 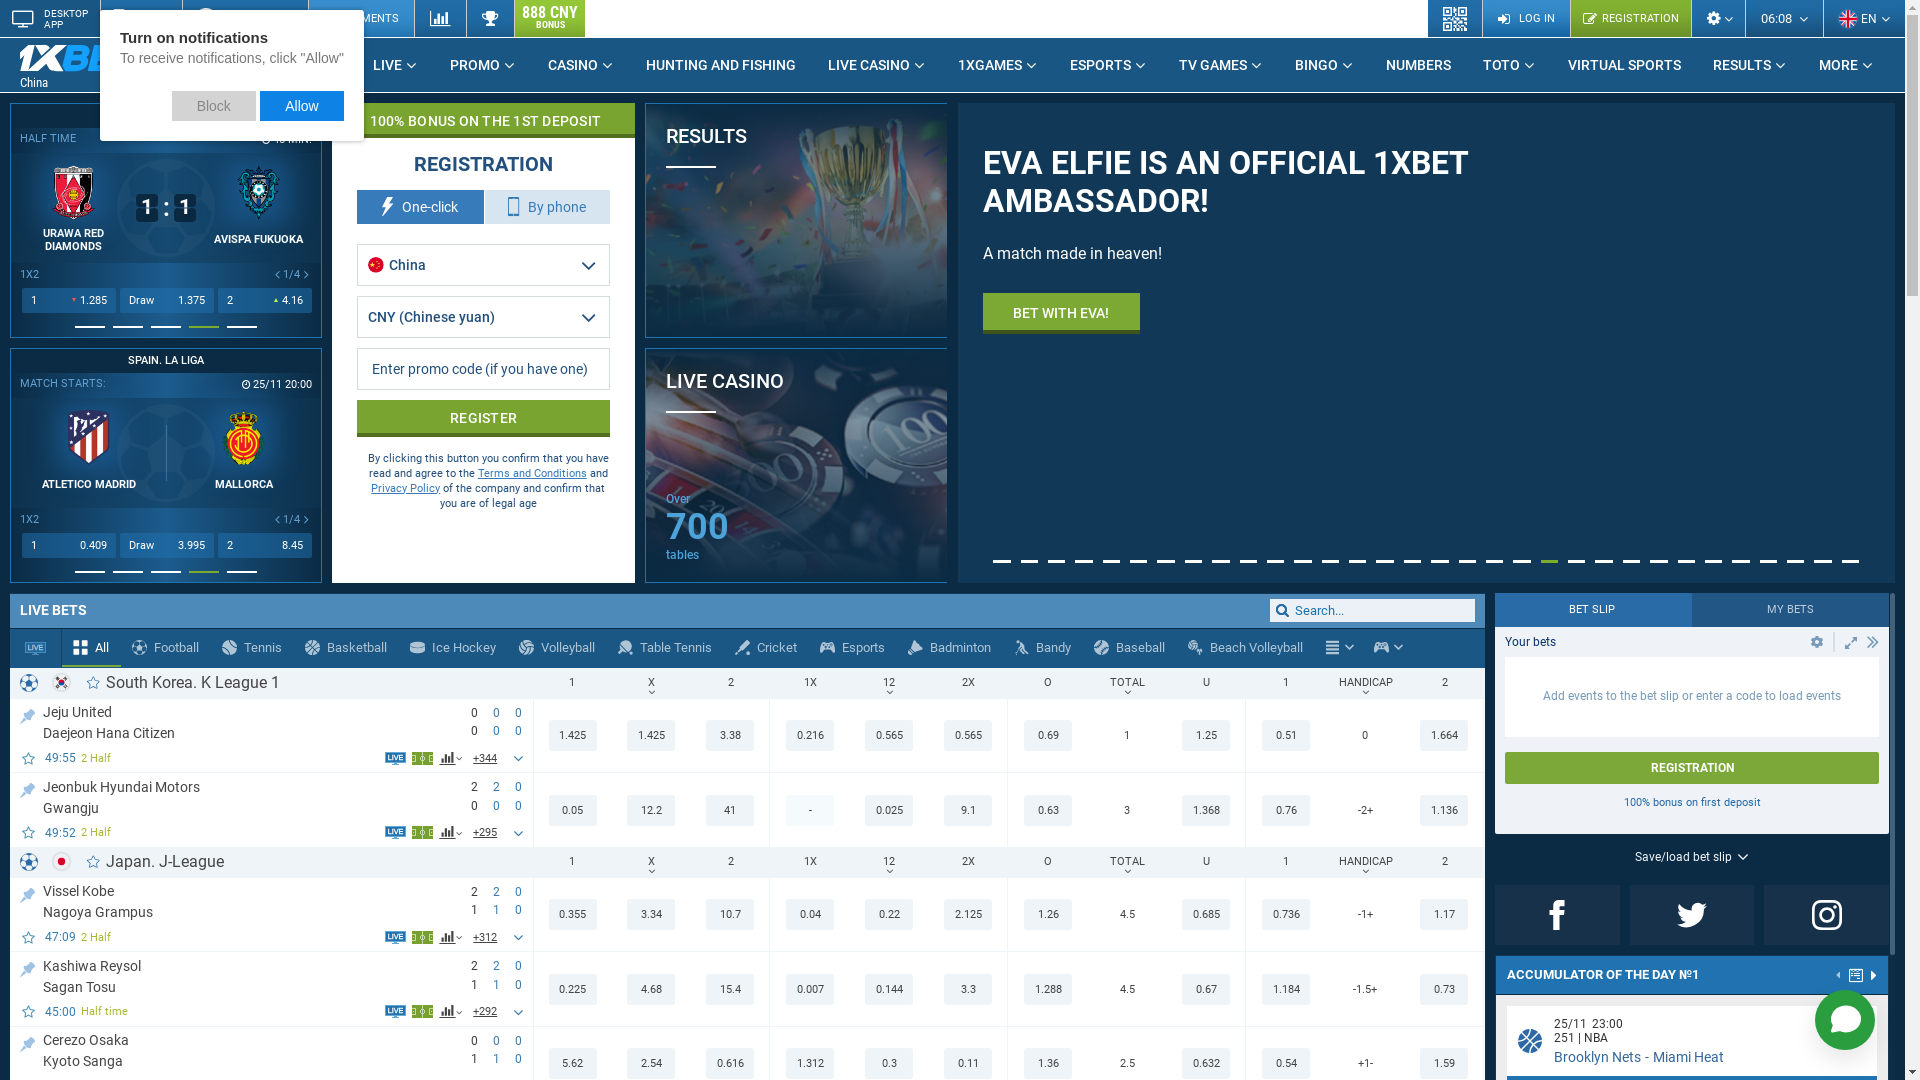 What do you see at coordinates (452, 648) in the screenshot?
I see `'Ice Hockey'` at bounding box center [452, 648].